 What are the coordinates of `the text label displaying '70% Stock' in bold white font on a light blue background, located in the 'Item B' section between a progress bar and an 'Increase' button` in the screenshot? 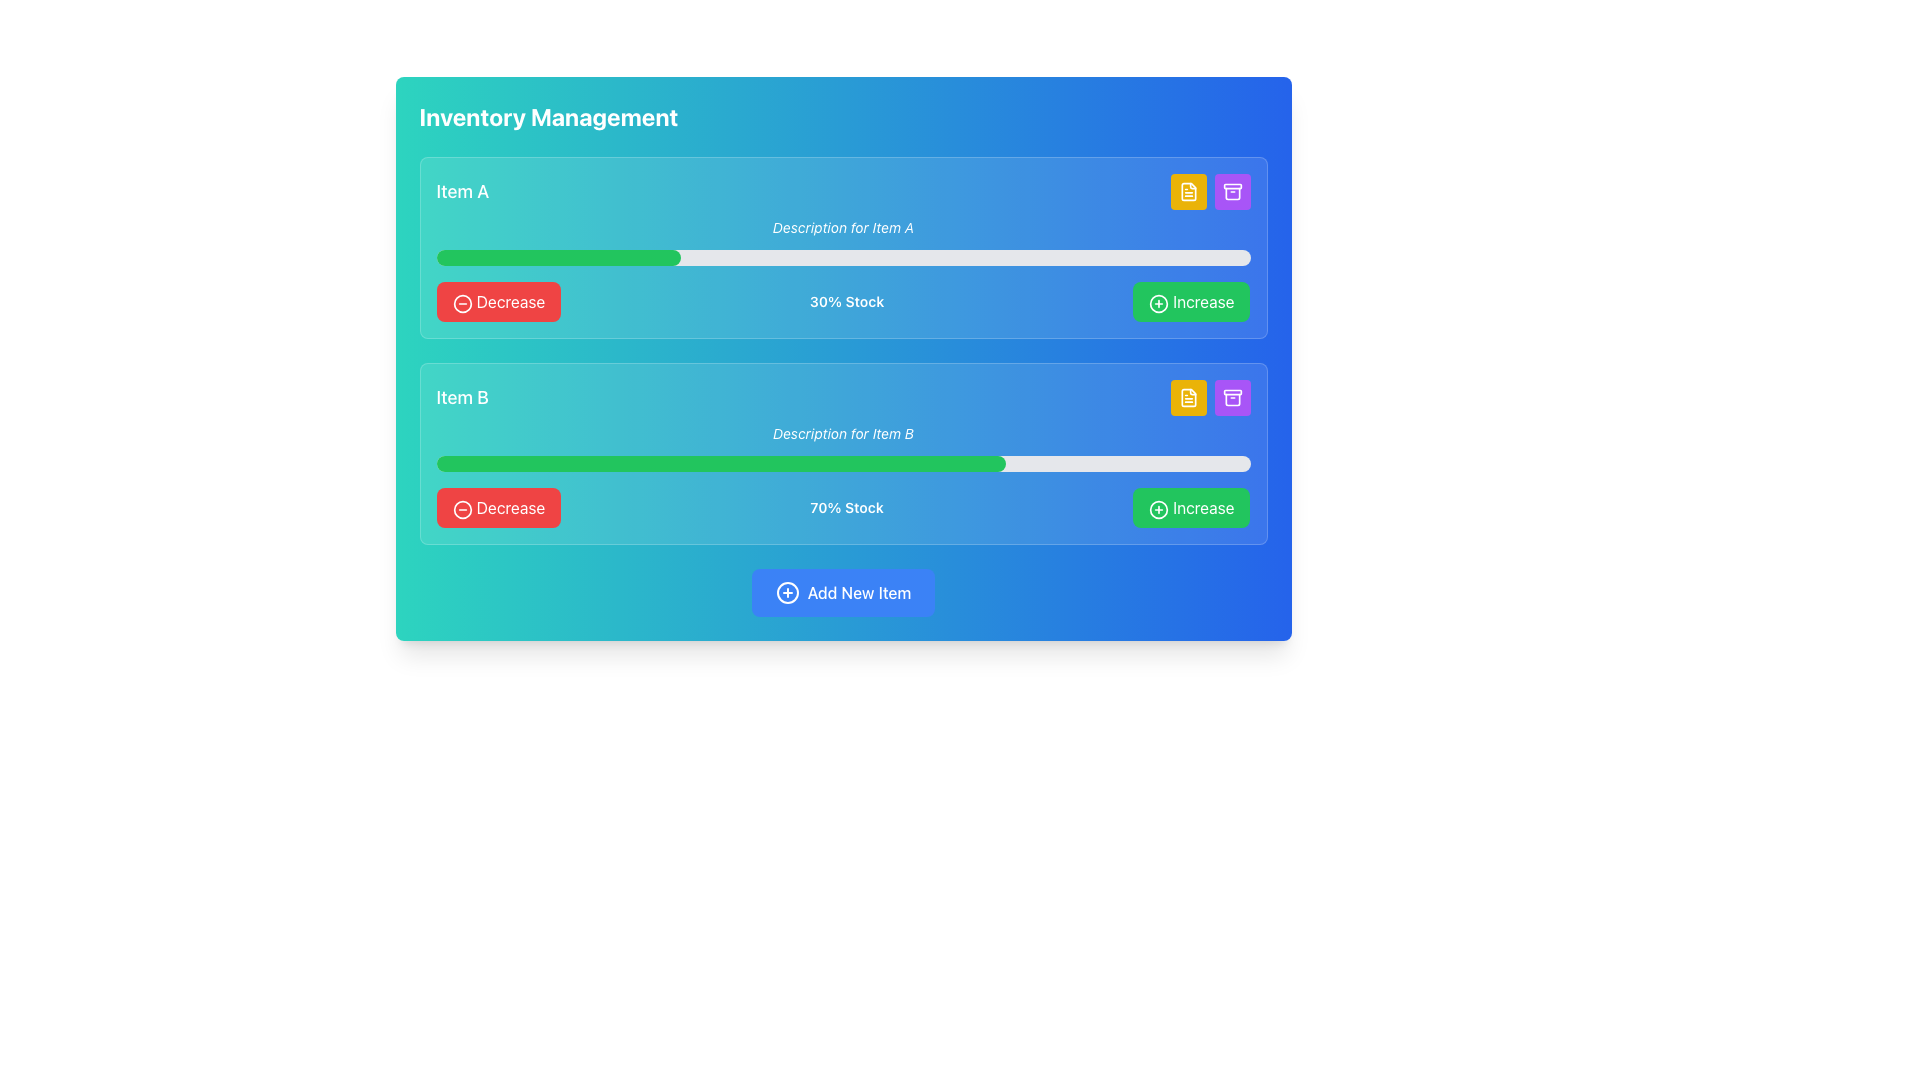 It's located at (847, 507).